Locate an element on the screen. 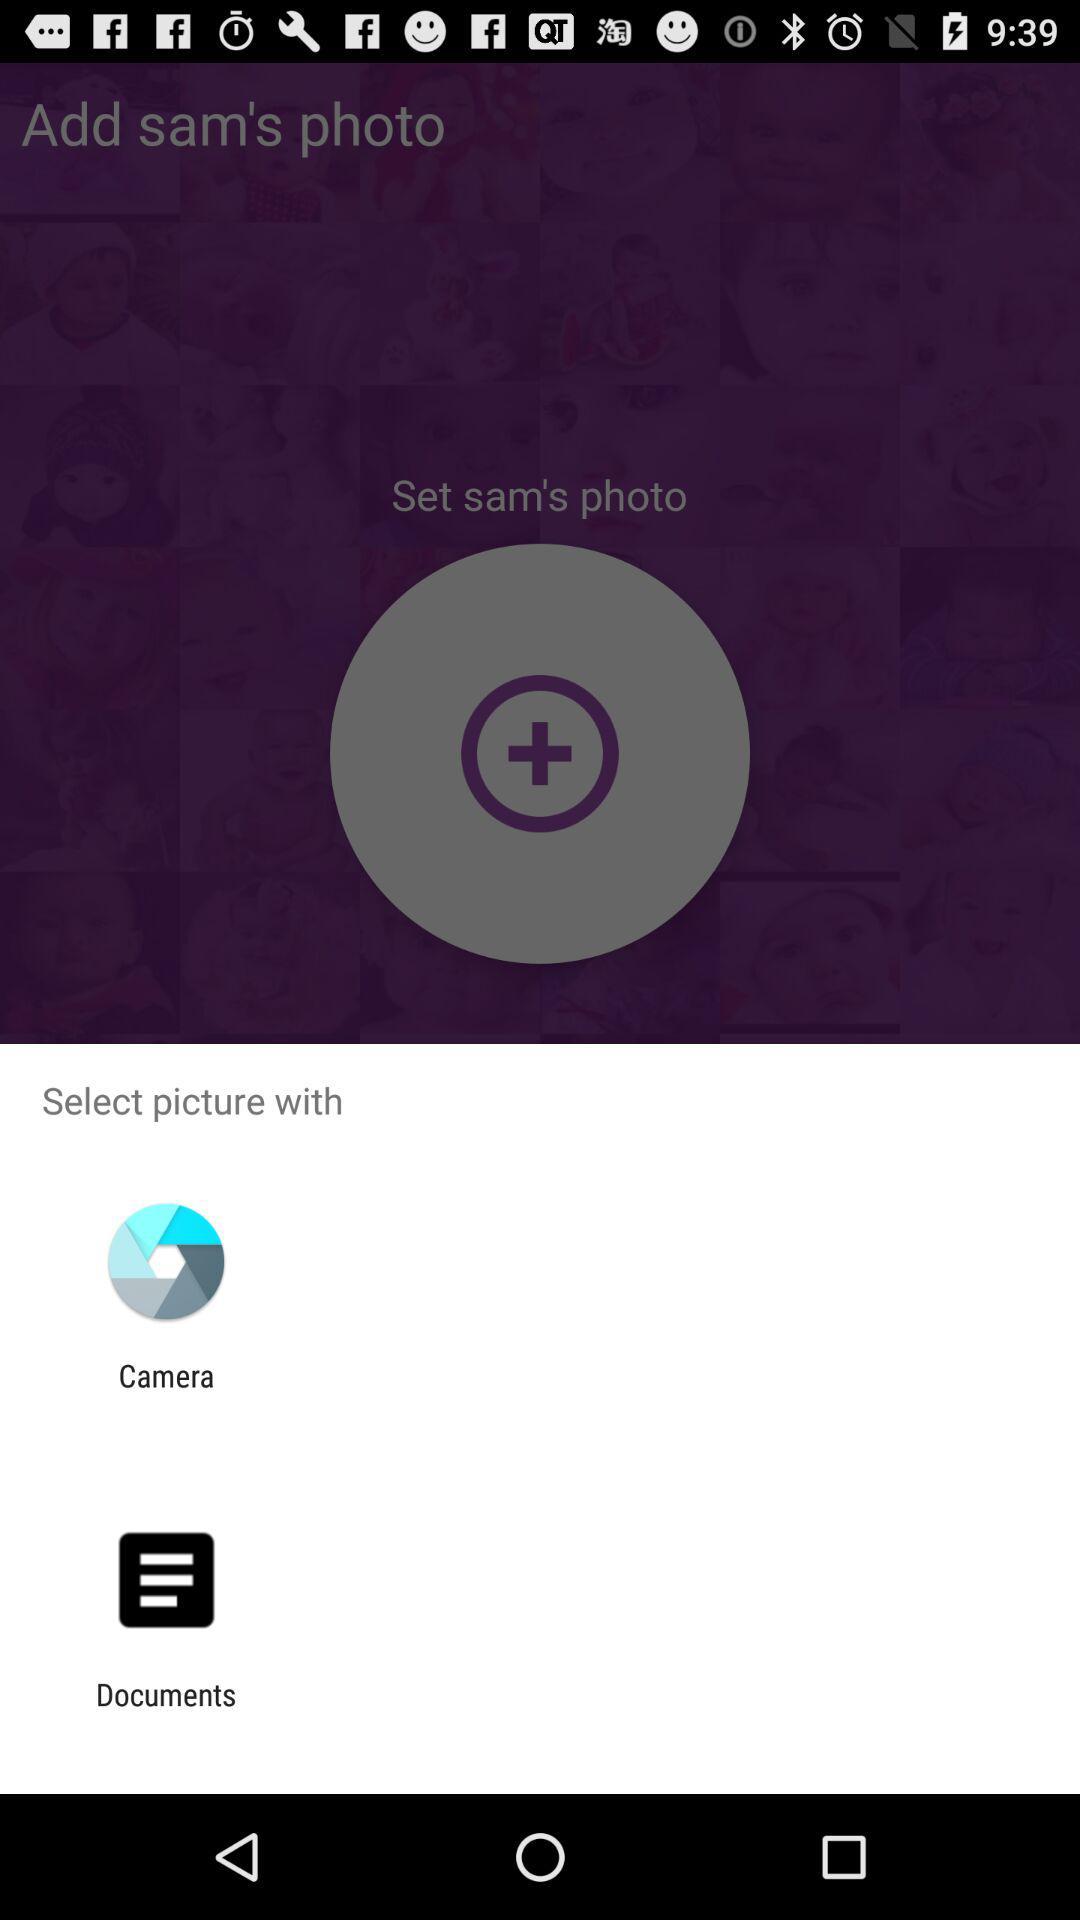 The height and width of the screenshot is (1920, 1080). the camera icon is located at coordinates (165, 1392).